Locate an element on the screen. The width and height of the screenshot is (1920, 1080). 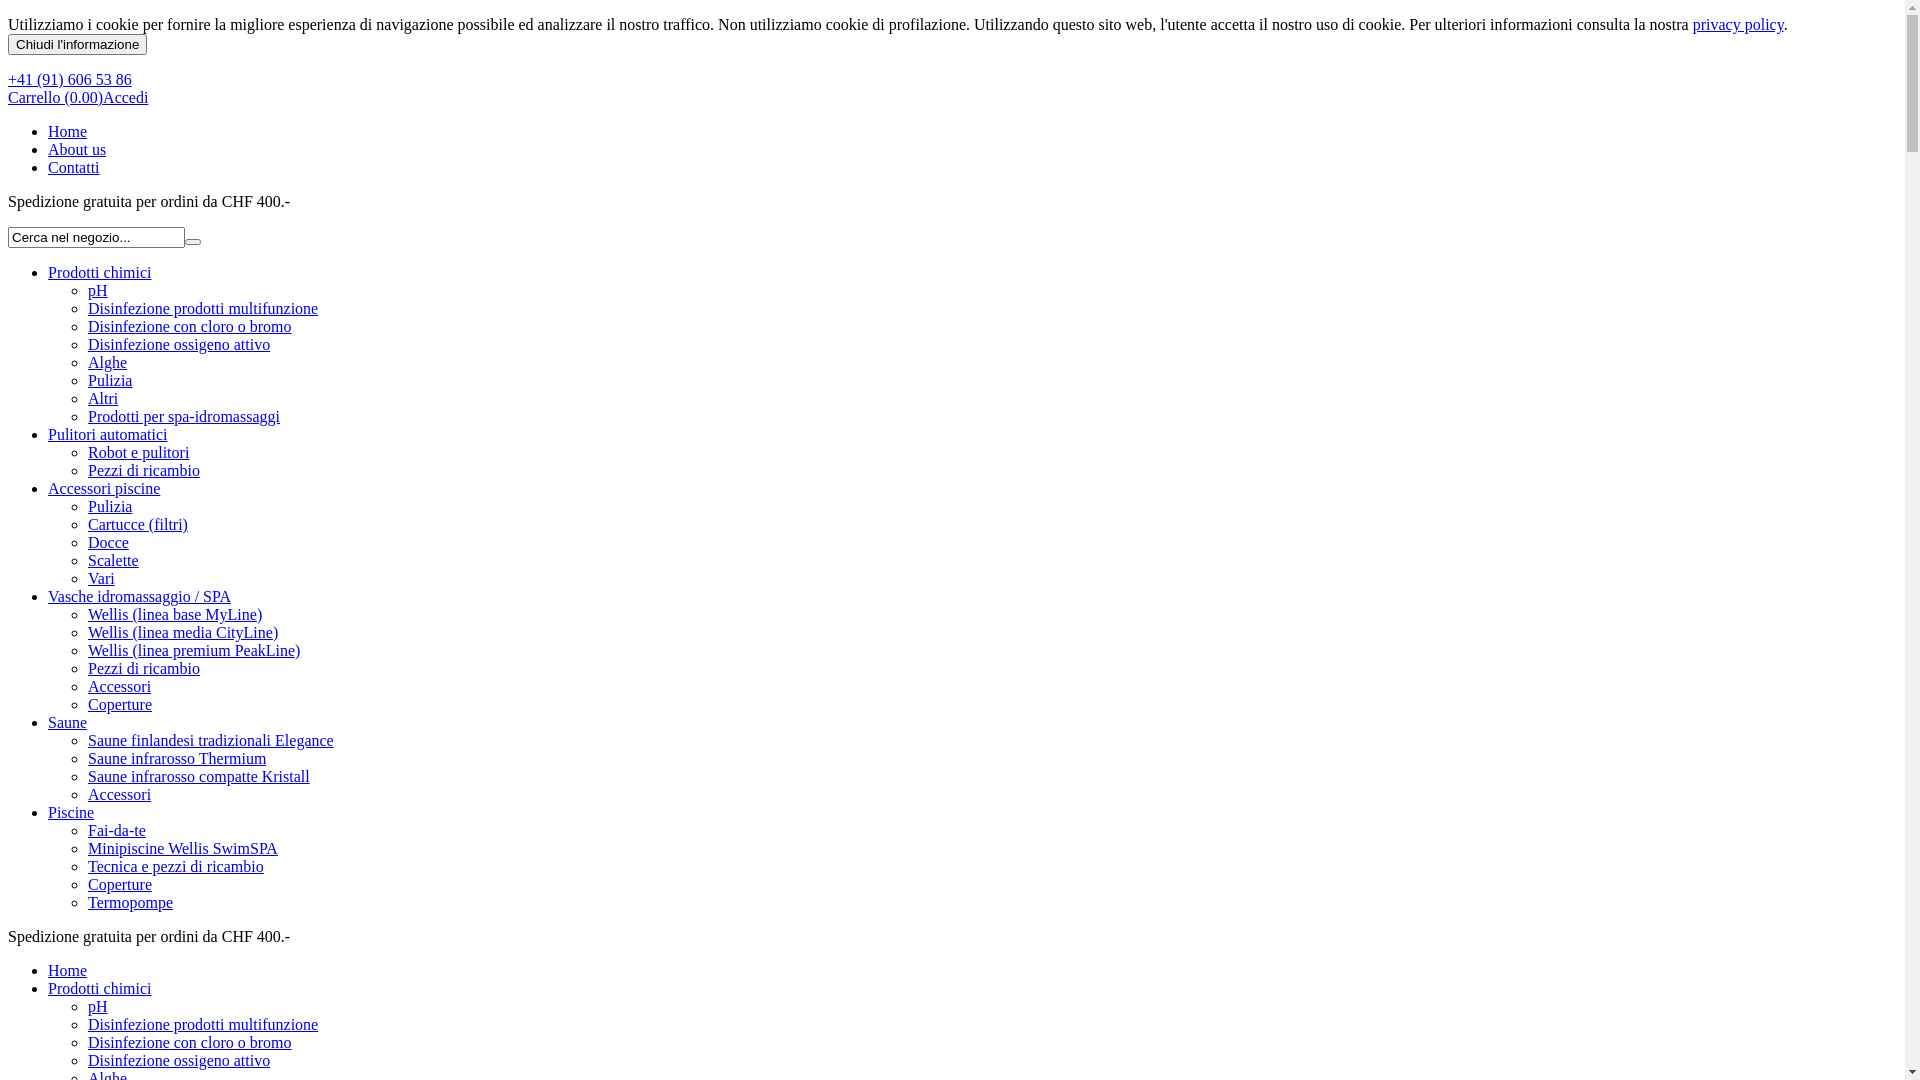
'Wellis (linea media CityLine)' is located at coordinates (182, 632).